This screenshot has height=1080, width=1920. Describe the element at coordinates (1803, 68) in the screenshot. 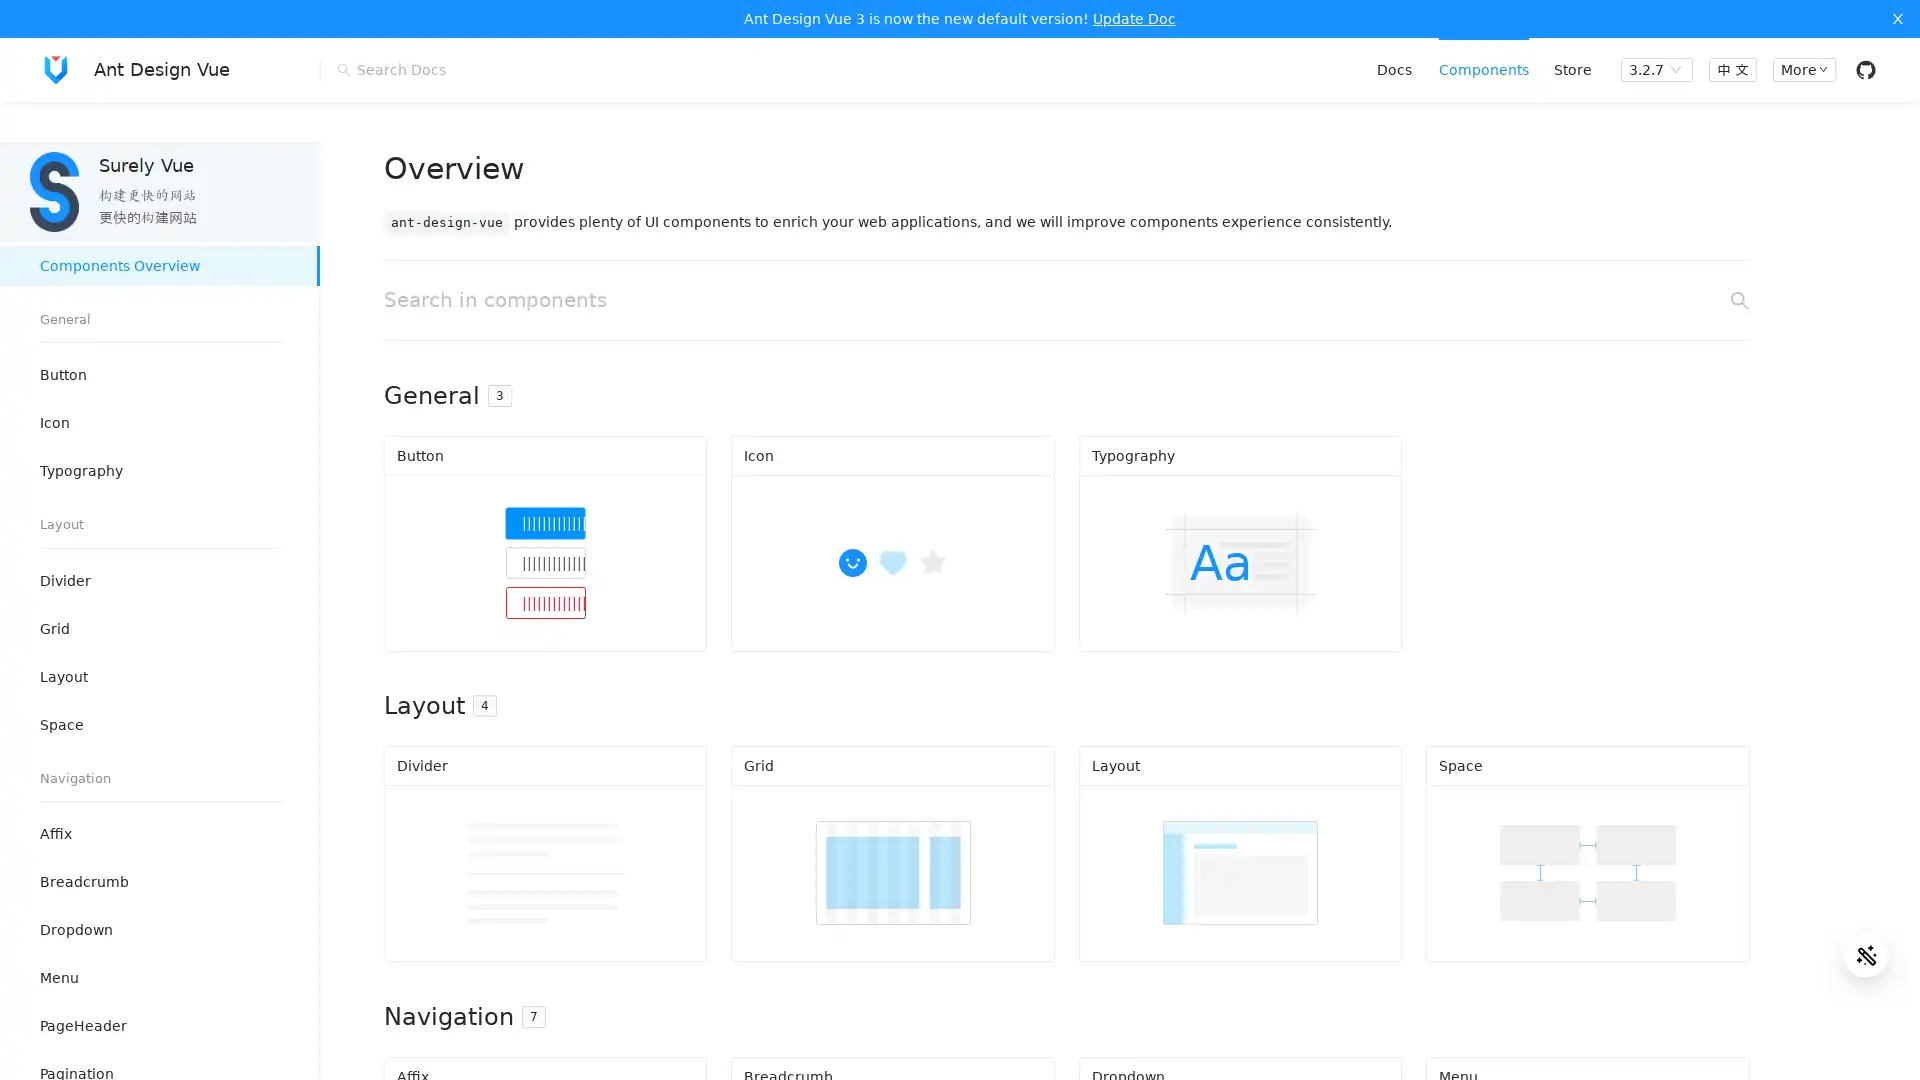

I see `More down` at that location.